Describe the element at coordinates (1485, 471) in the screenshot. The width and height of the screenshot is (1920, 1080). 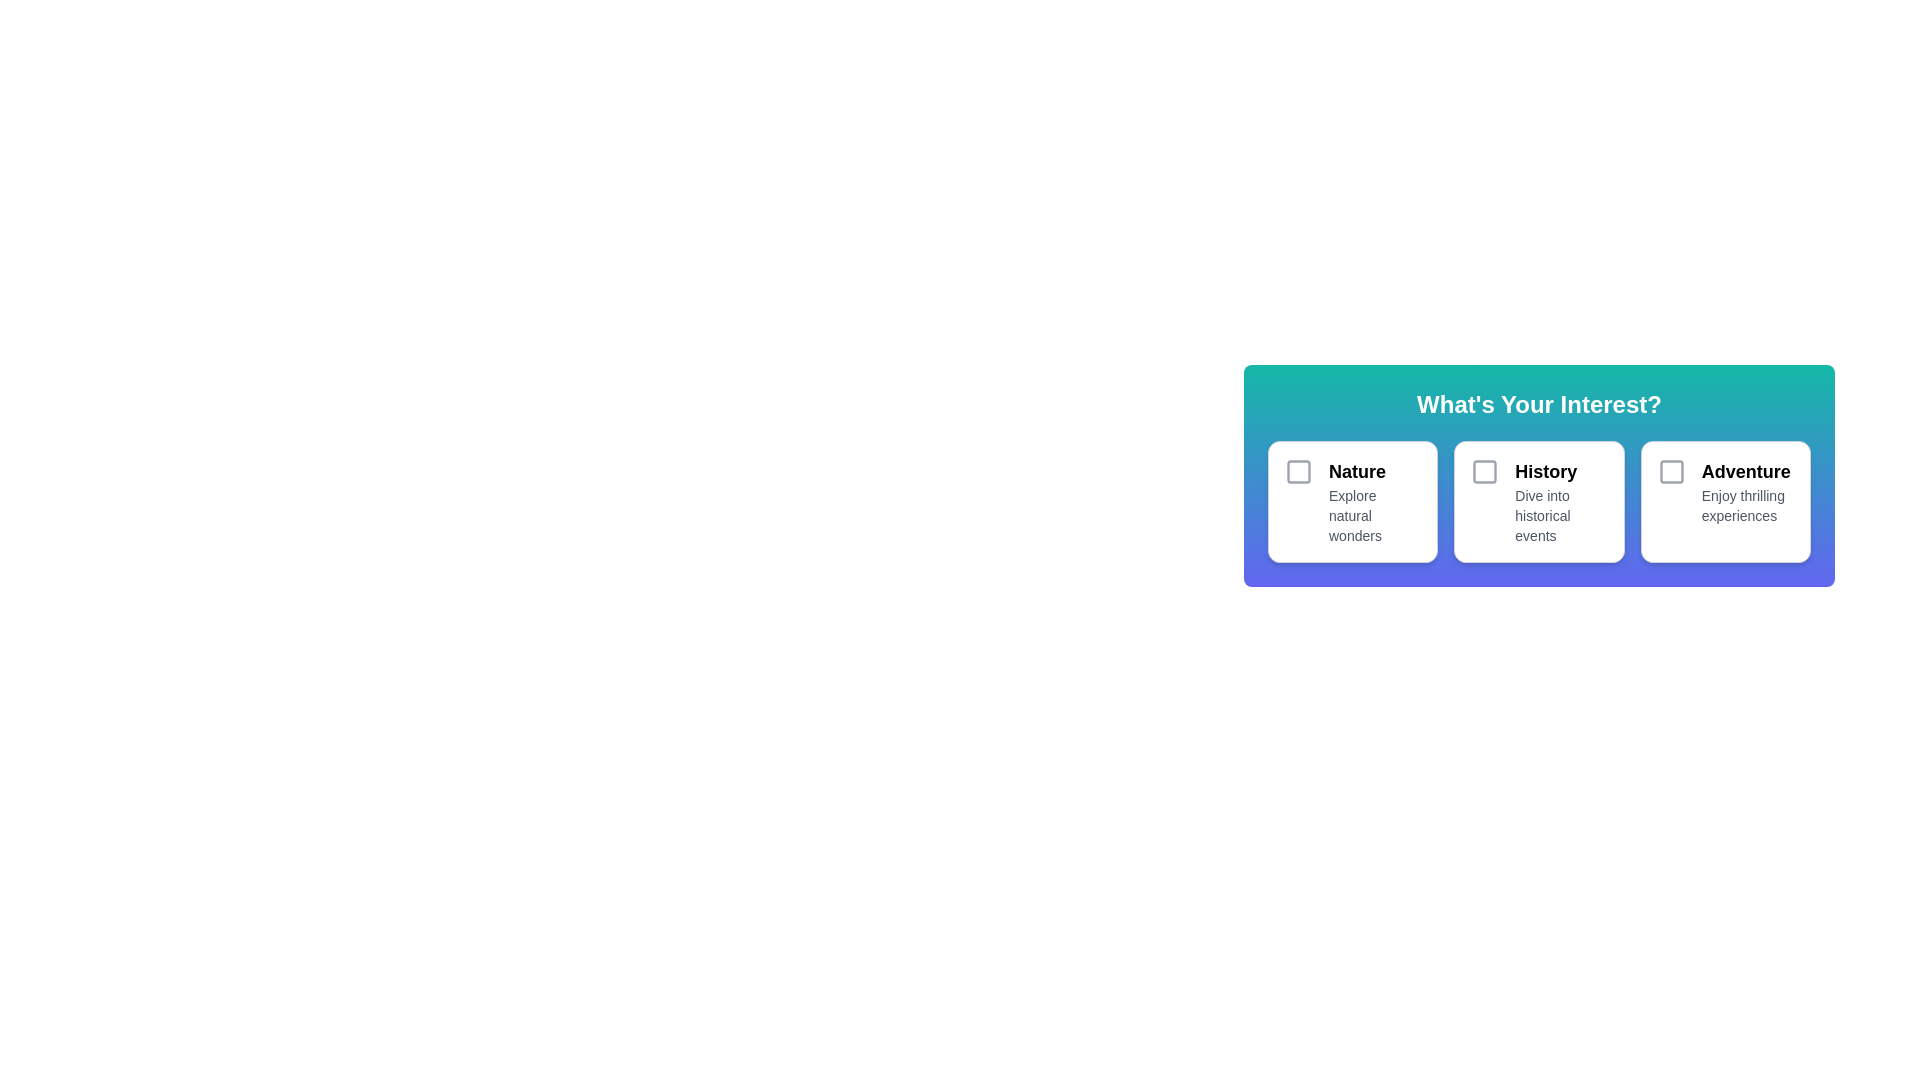
I see `the checkbox associated with the 'History' selection to possibly see a tooltip` at that location.